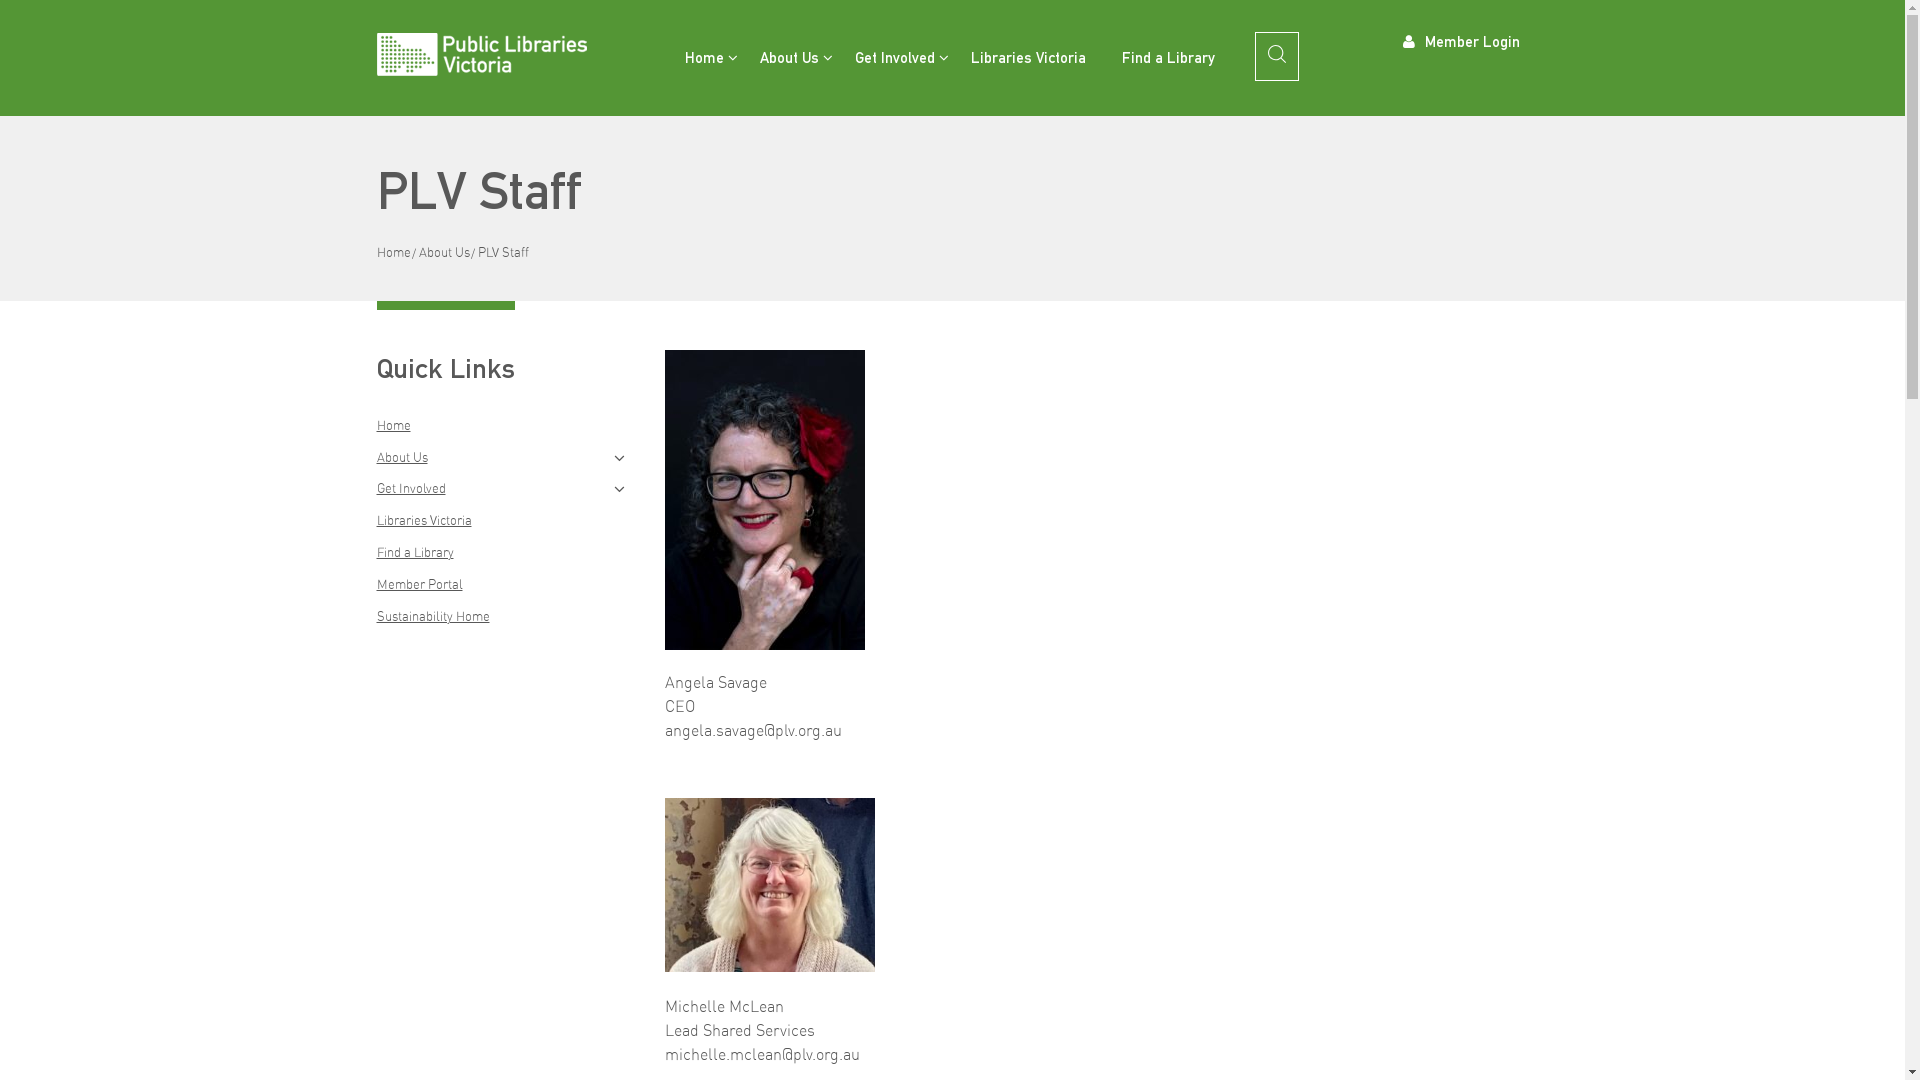 Image resolution: width=1920 pixels, height=1080 pixels. I want to click on 'Sustainability Home', so click(375, 615).